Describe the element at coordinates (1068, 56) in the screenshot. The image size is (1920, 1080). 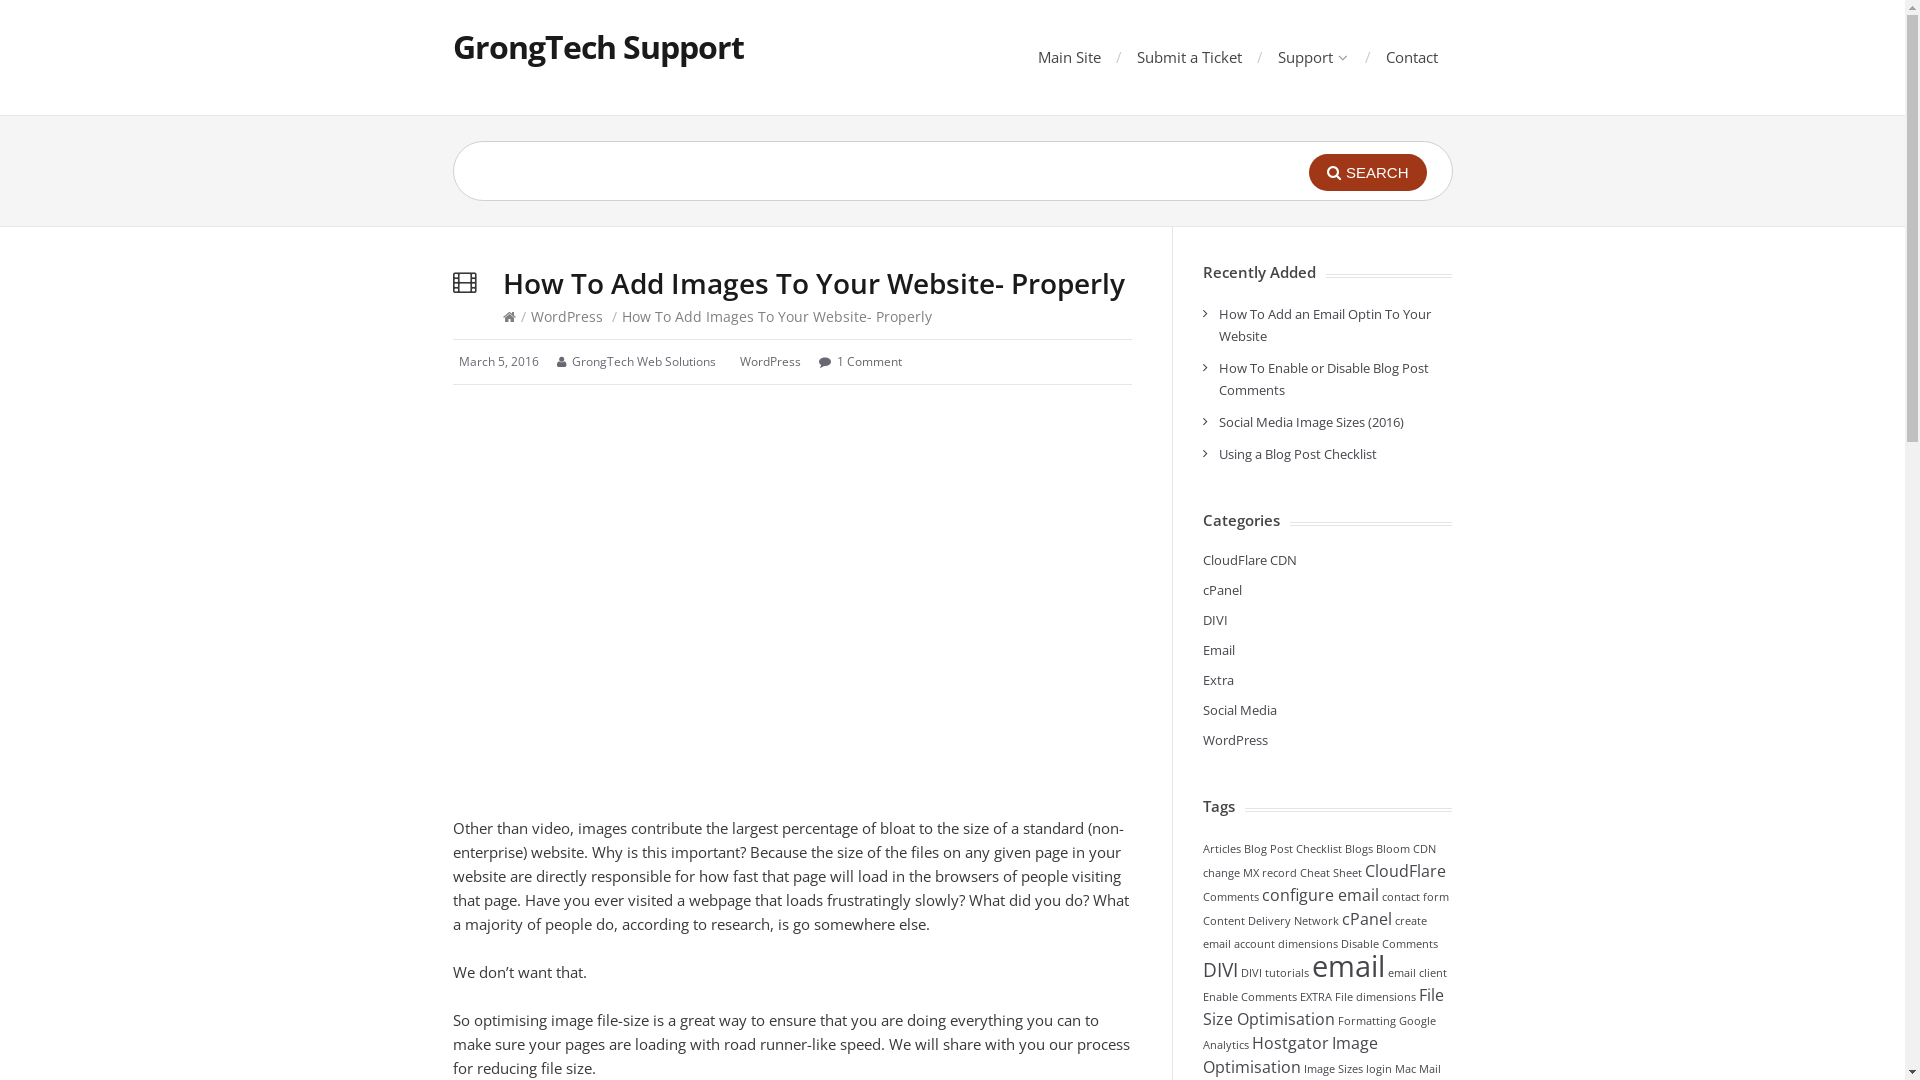
I see `'Main Site'` at that location.